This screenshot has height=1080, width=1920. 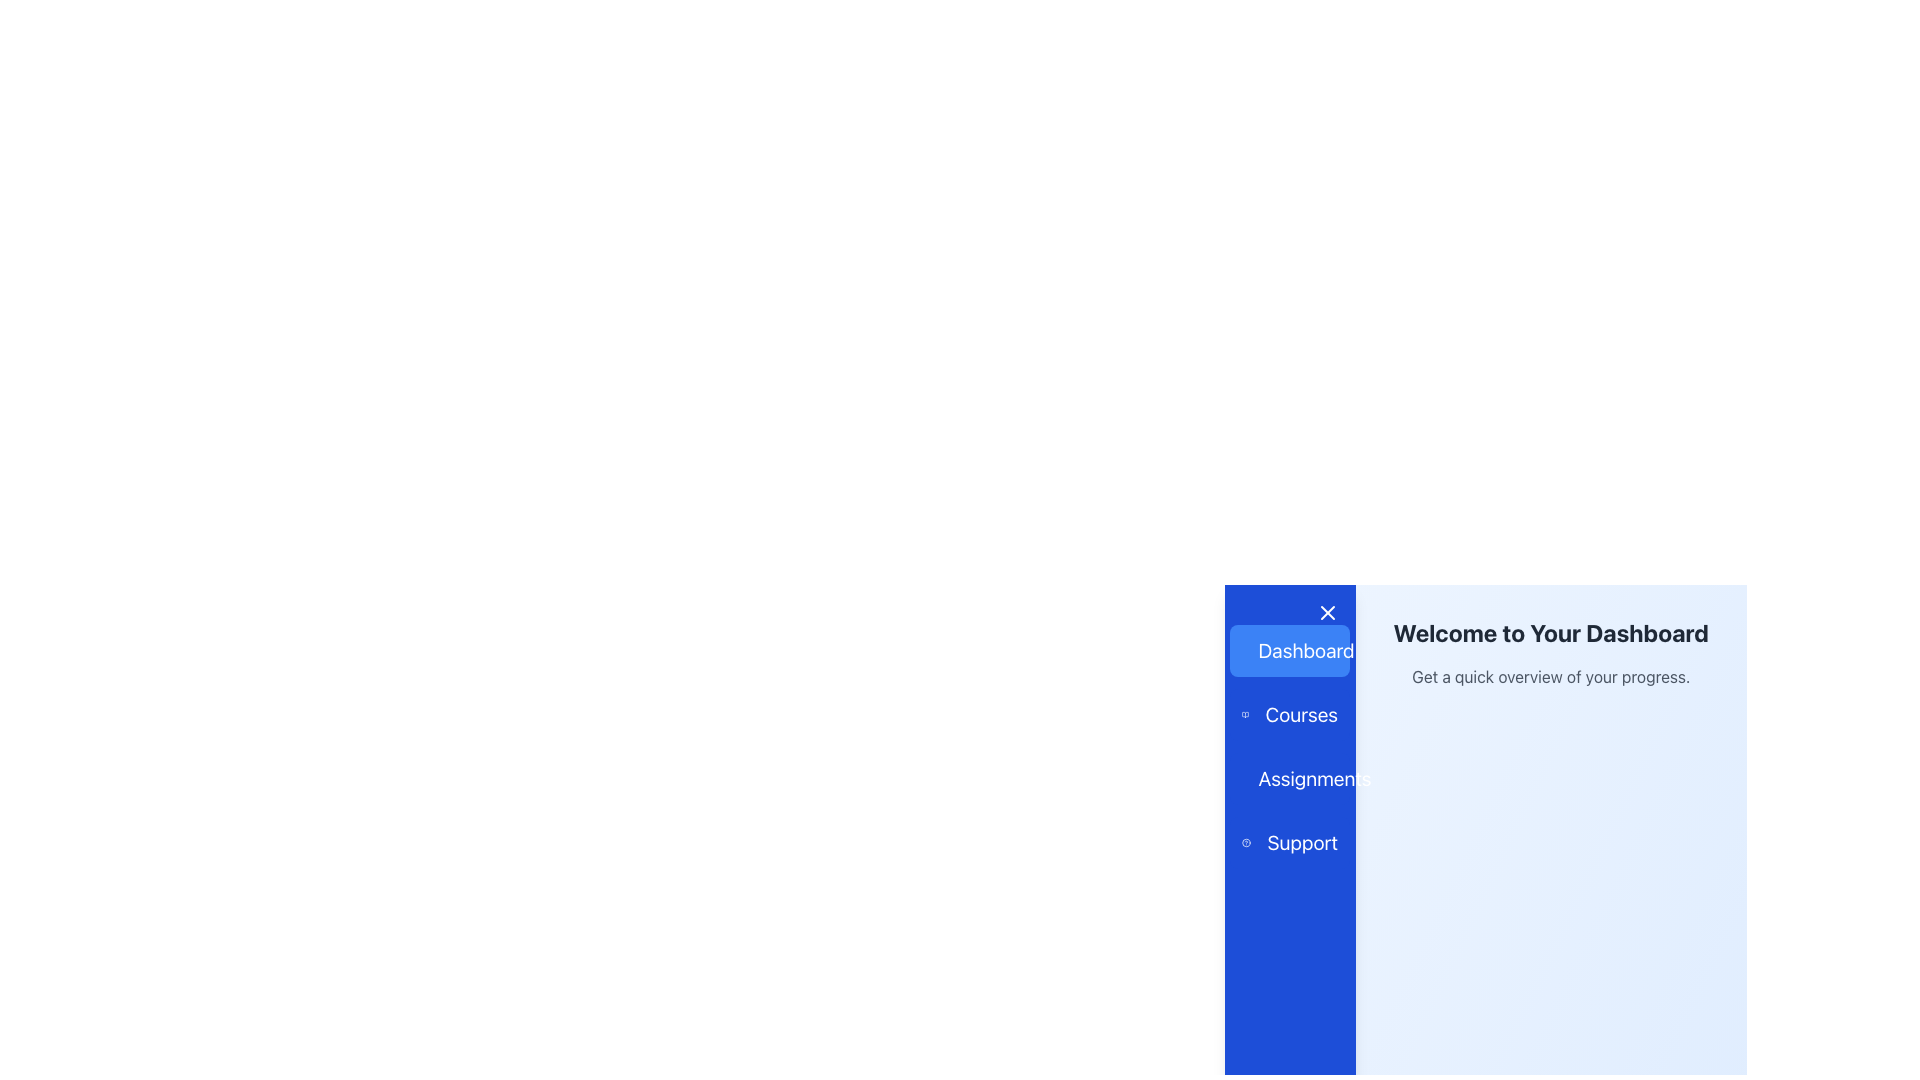 I want to click on the 'Courses' button, which has a blue background, rounded edges, and is located in the vertical navigation menu after the 'Dashboard' button, so click(x=1290, y=713).